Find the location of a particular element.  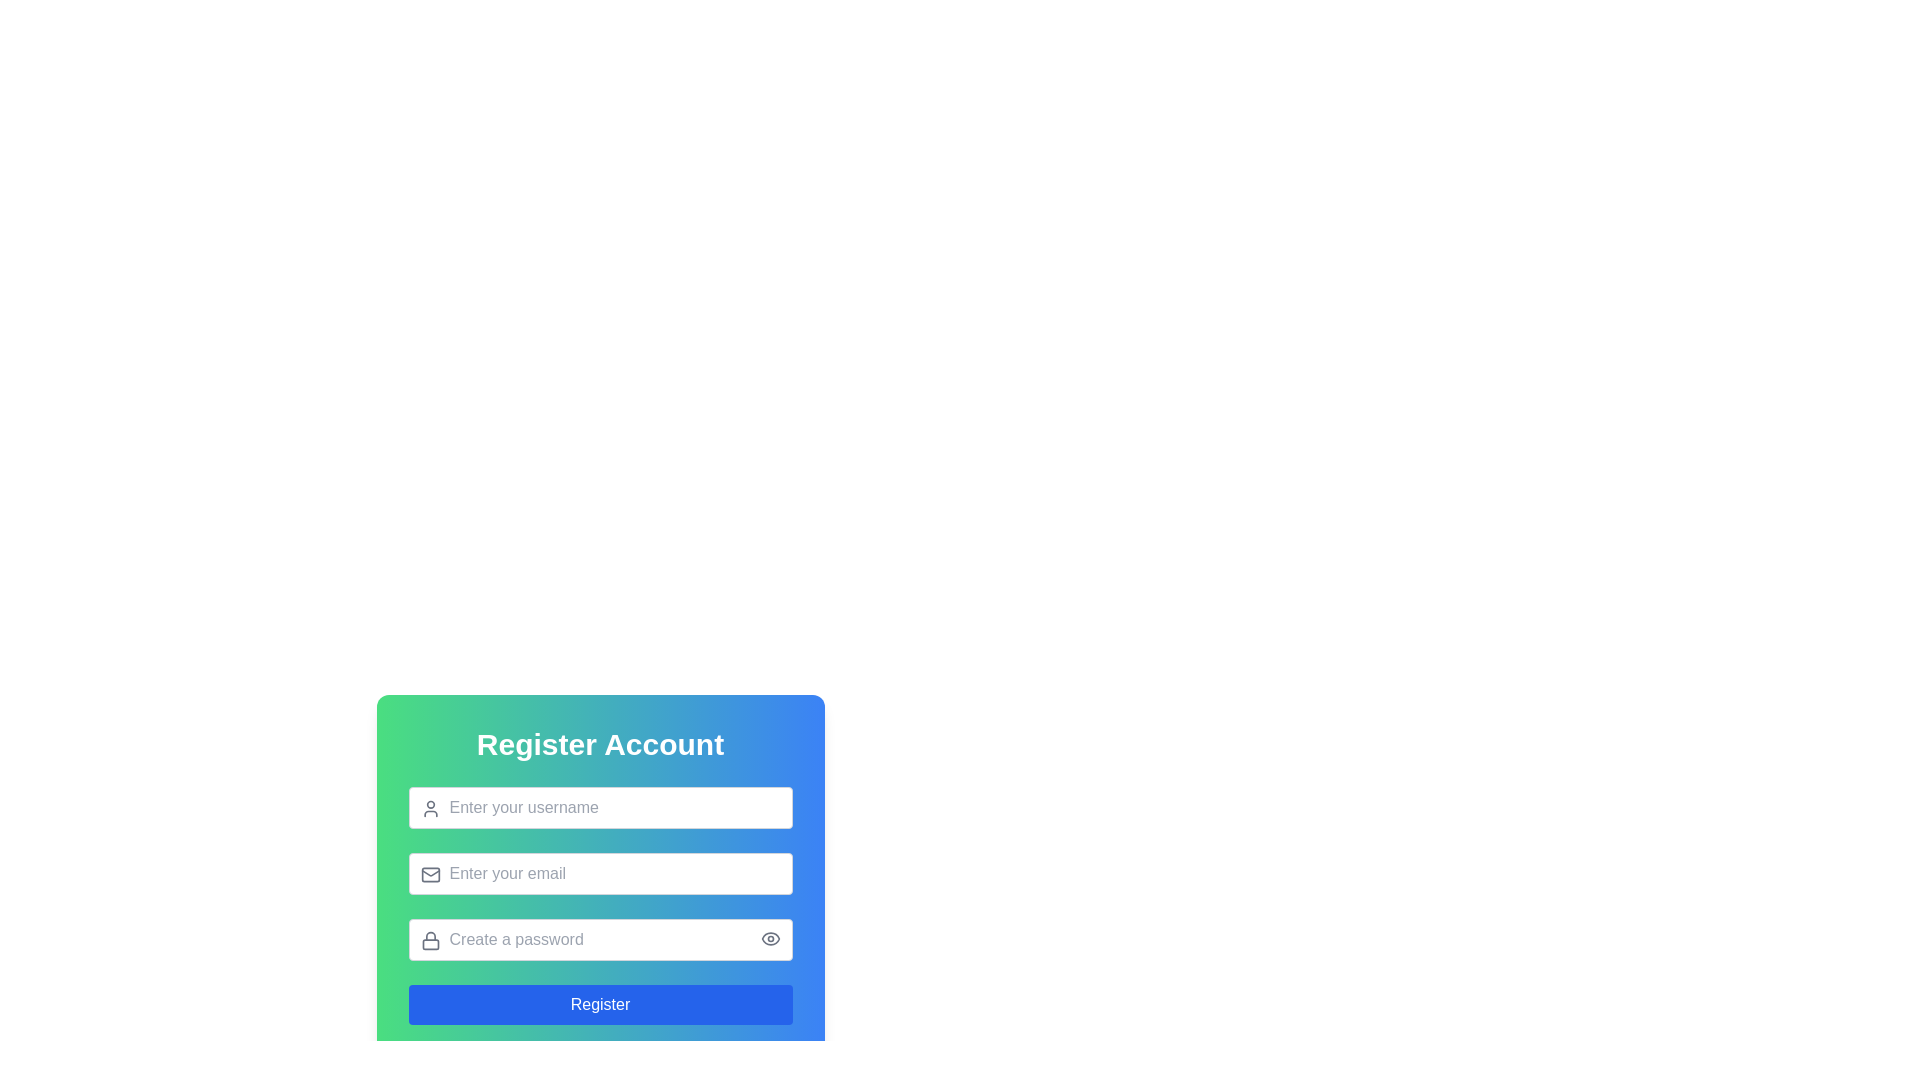

the lock icon positioned to the left of the 'Create a password' text input field, which is styled minimally with a gray color and features a rectangular base and curved shackle is located at coordinates (429, 941).